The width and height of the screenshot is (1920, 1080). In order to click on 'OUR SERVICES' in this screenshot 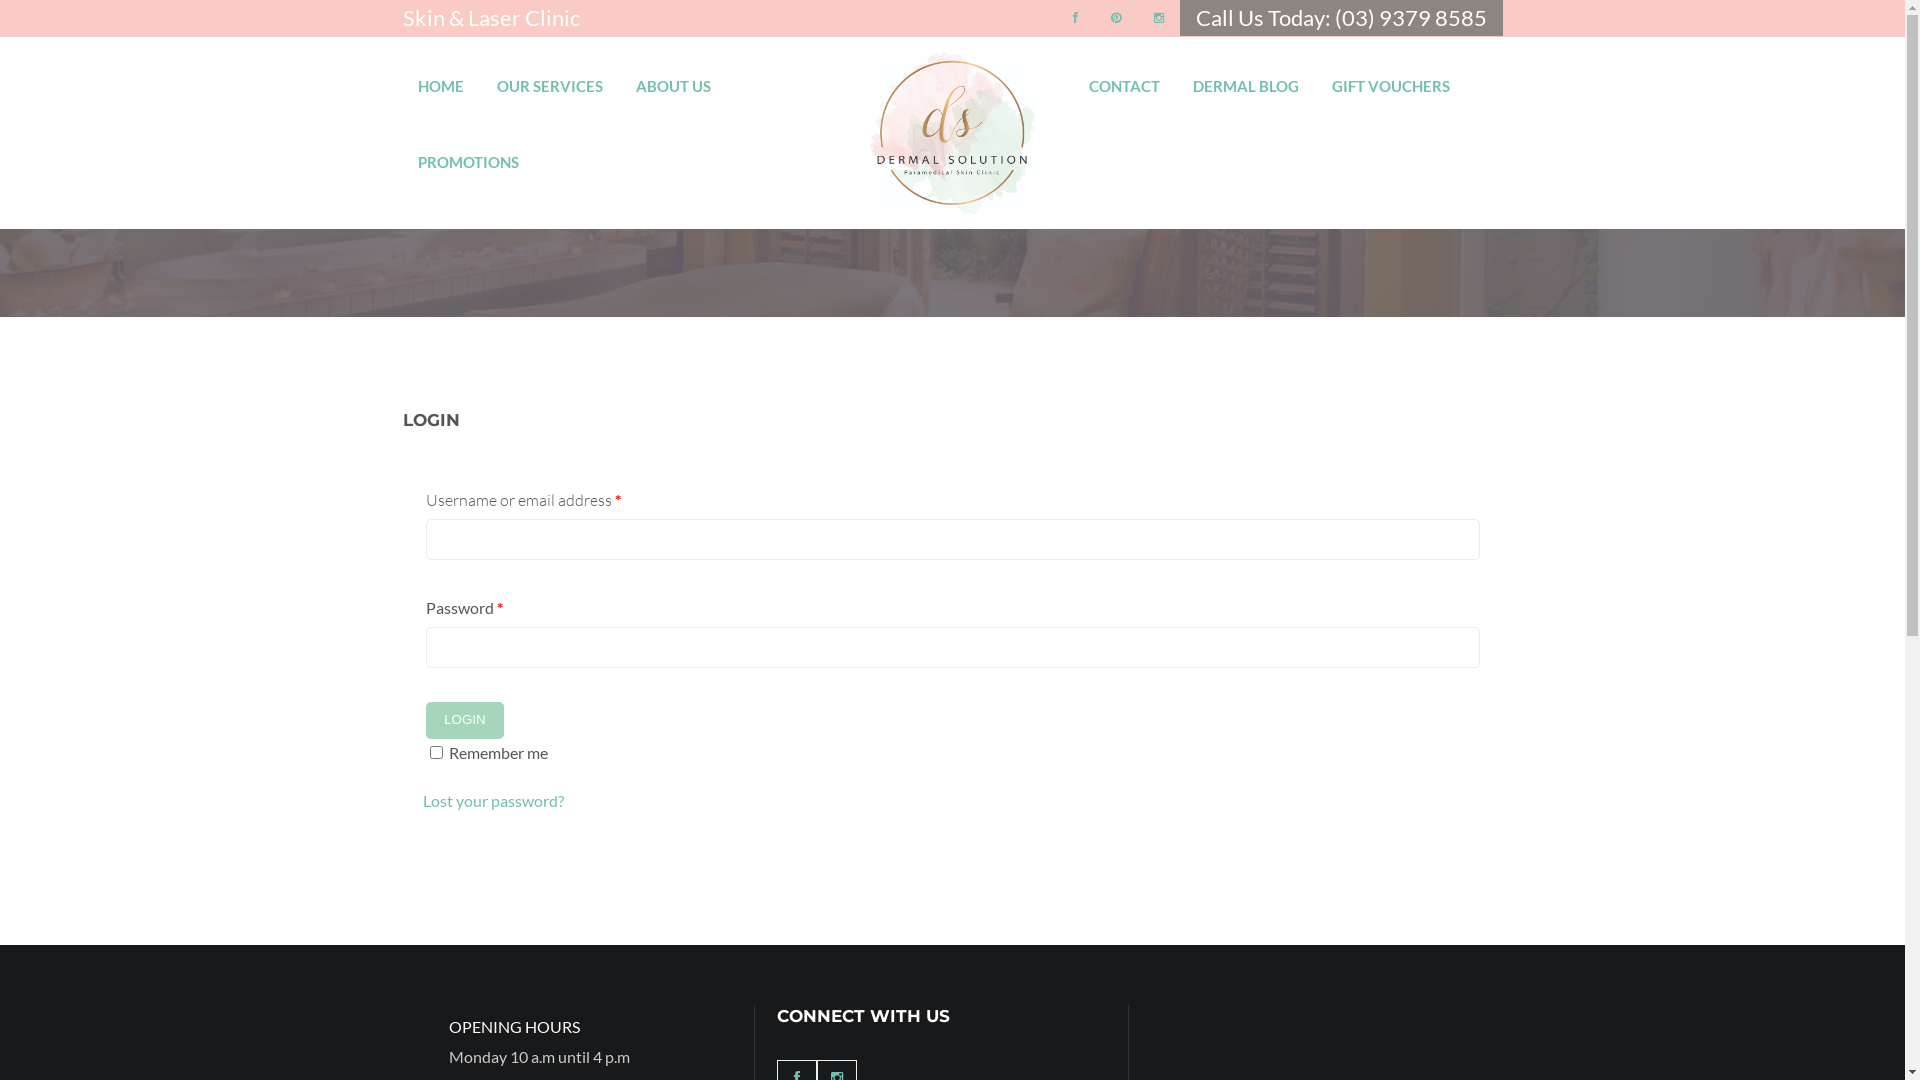, I will do `click(548, 76)`.